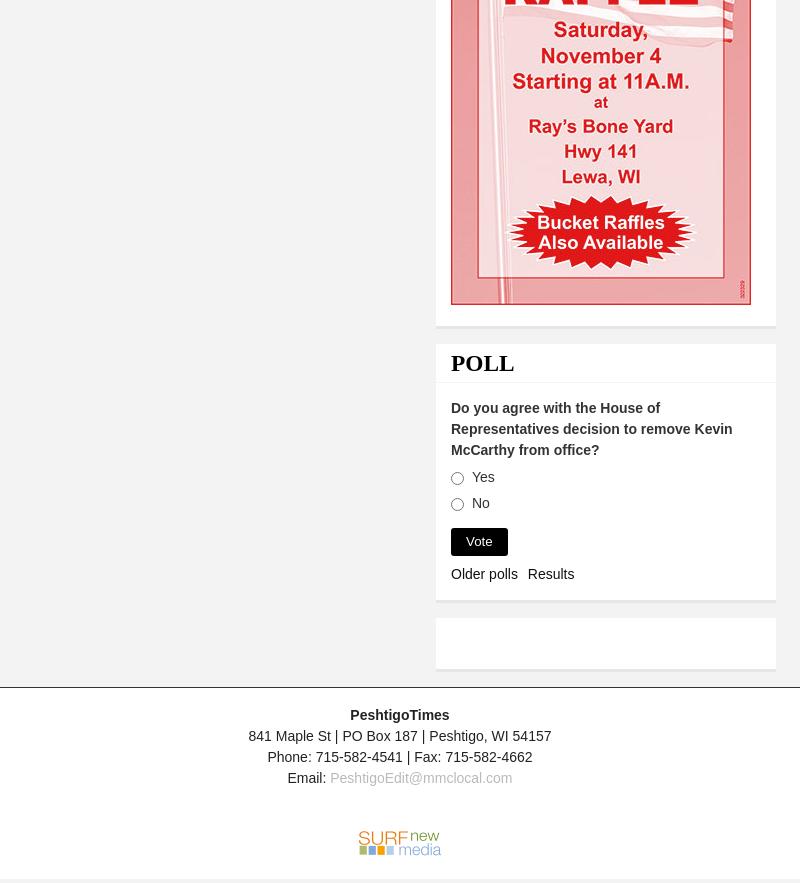  I want to click on 'Yes', so click(470, 476).